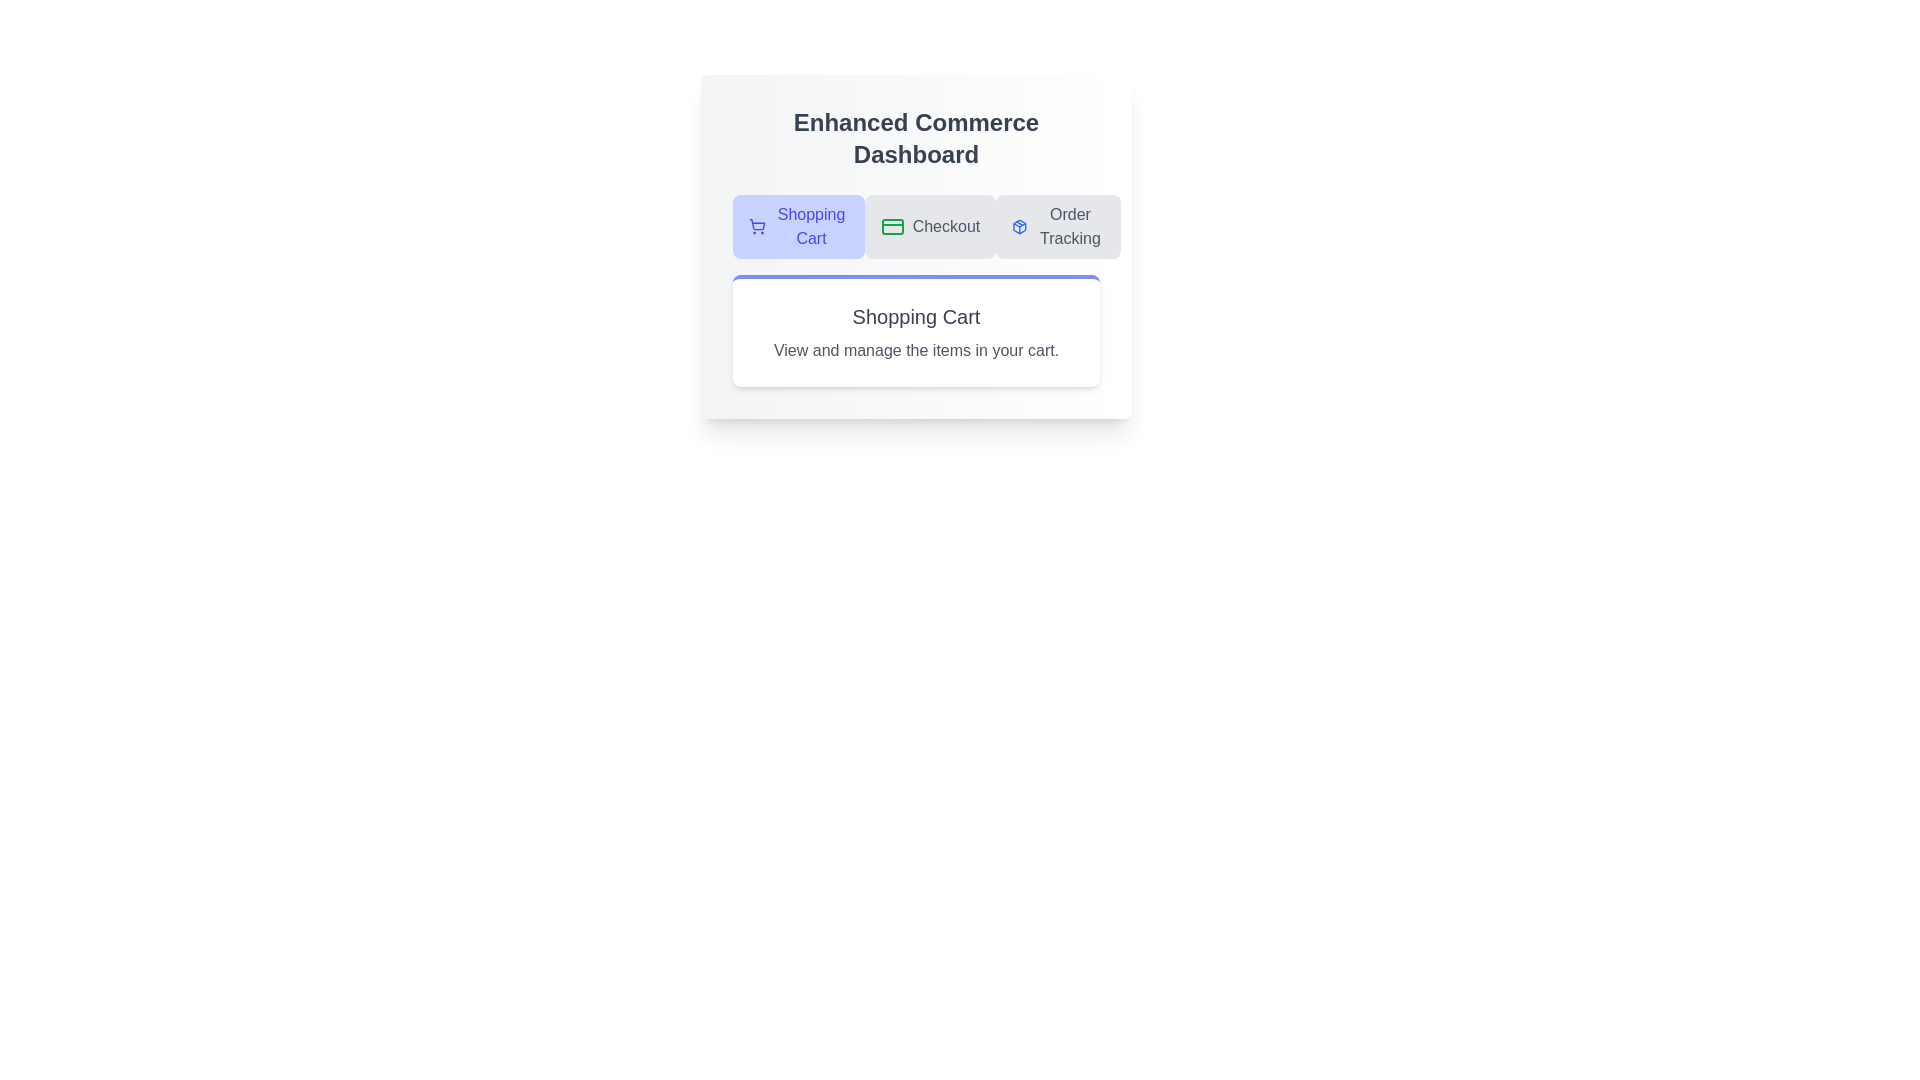 The image size is (1920, 1080). I want to click on the Checkout tab, so click(929, 226).